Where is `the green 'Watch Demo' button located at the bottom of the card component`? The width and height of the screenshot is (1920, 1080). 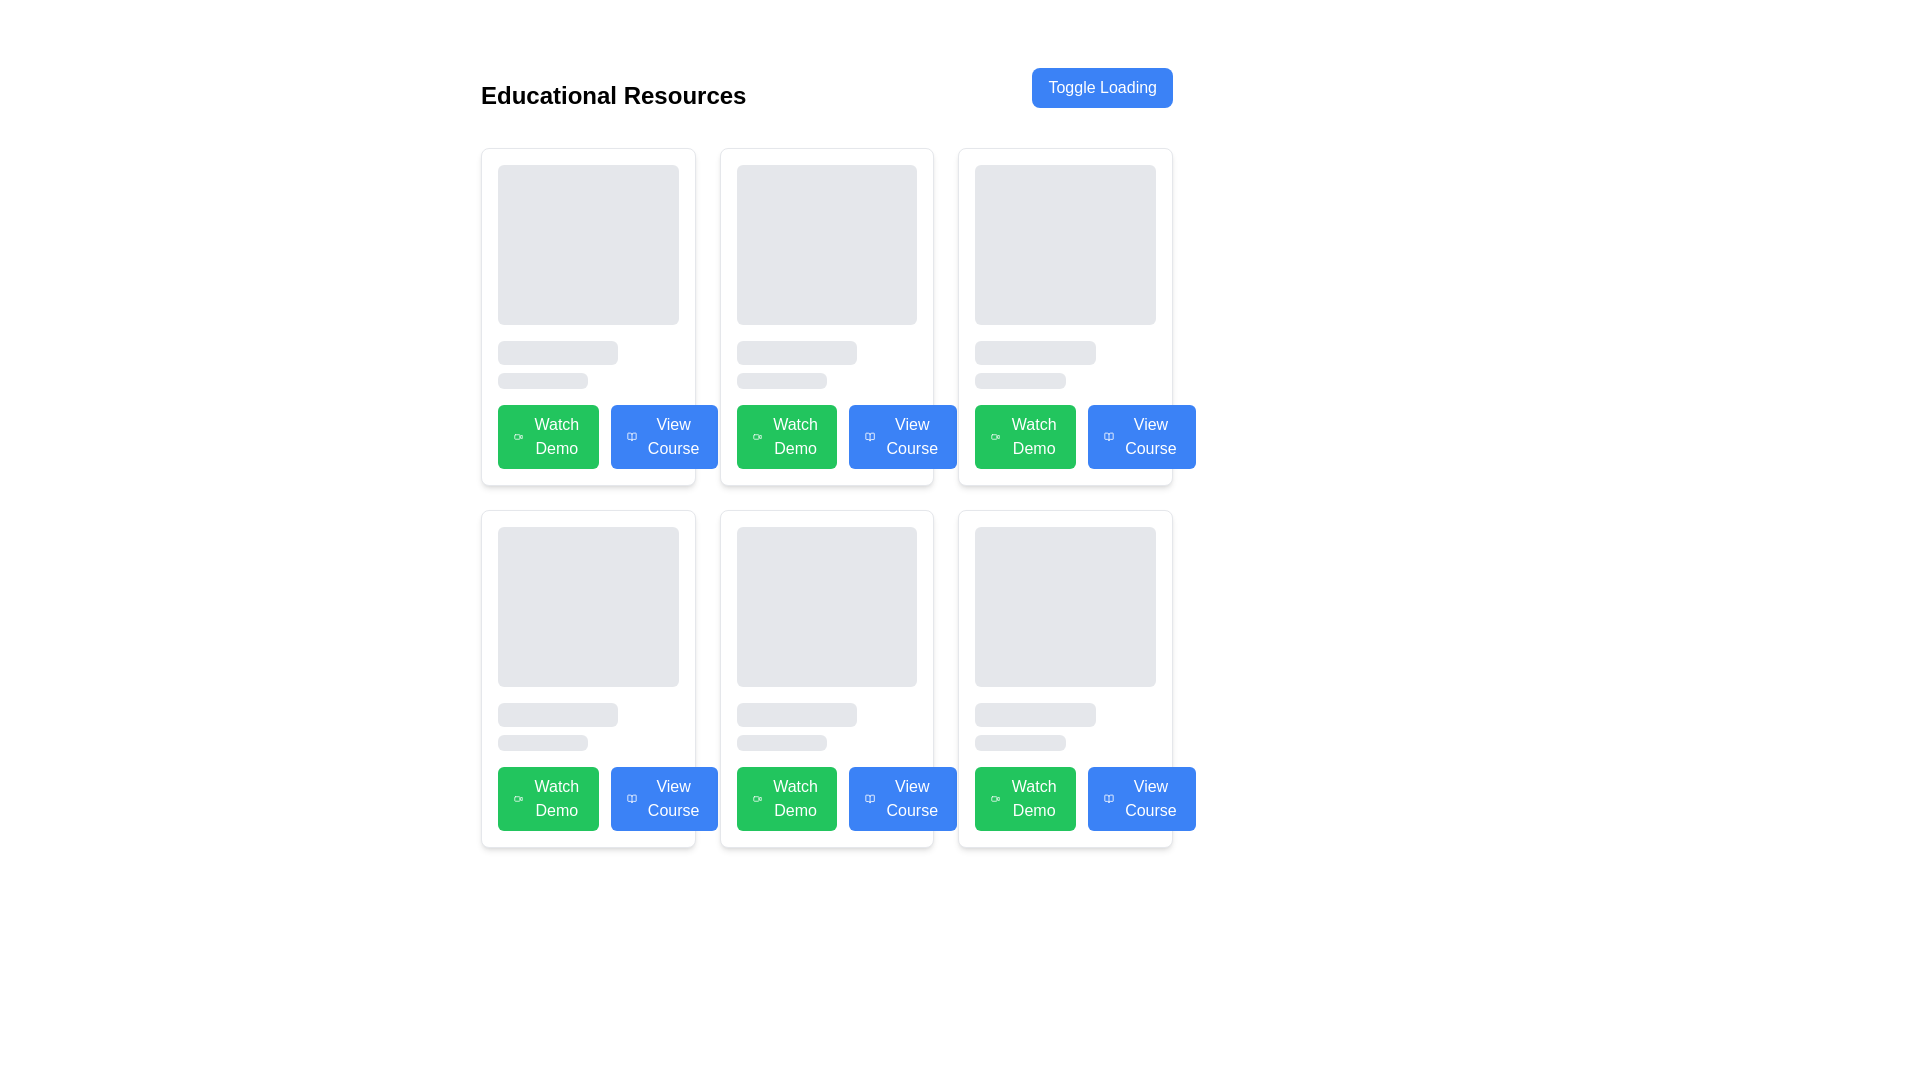
the green 'Watch Demo' button located at the bottom of the card component is located at coordinates (826, 797).